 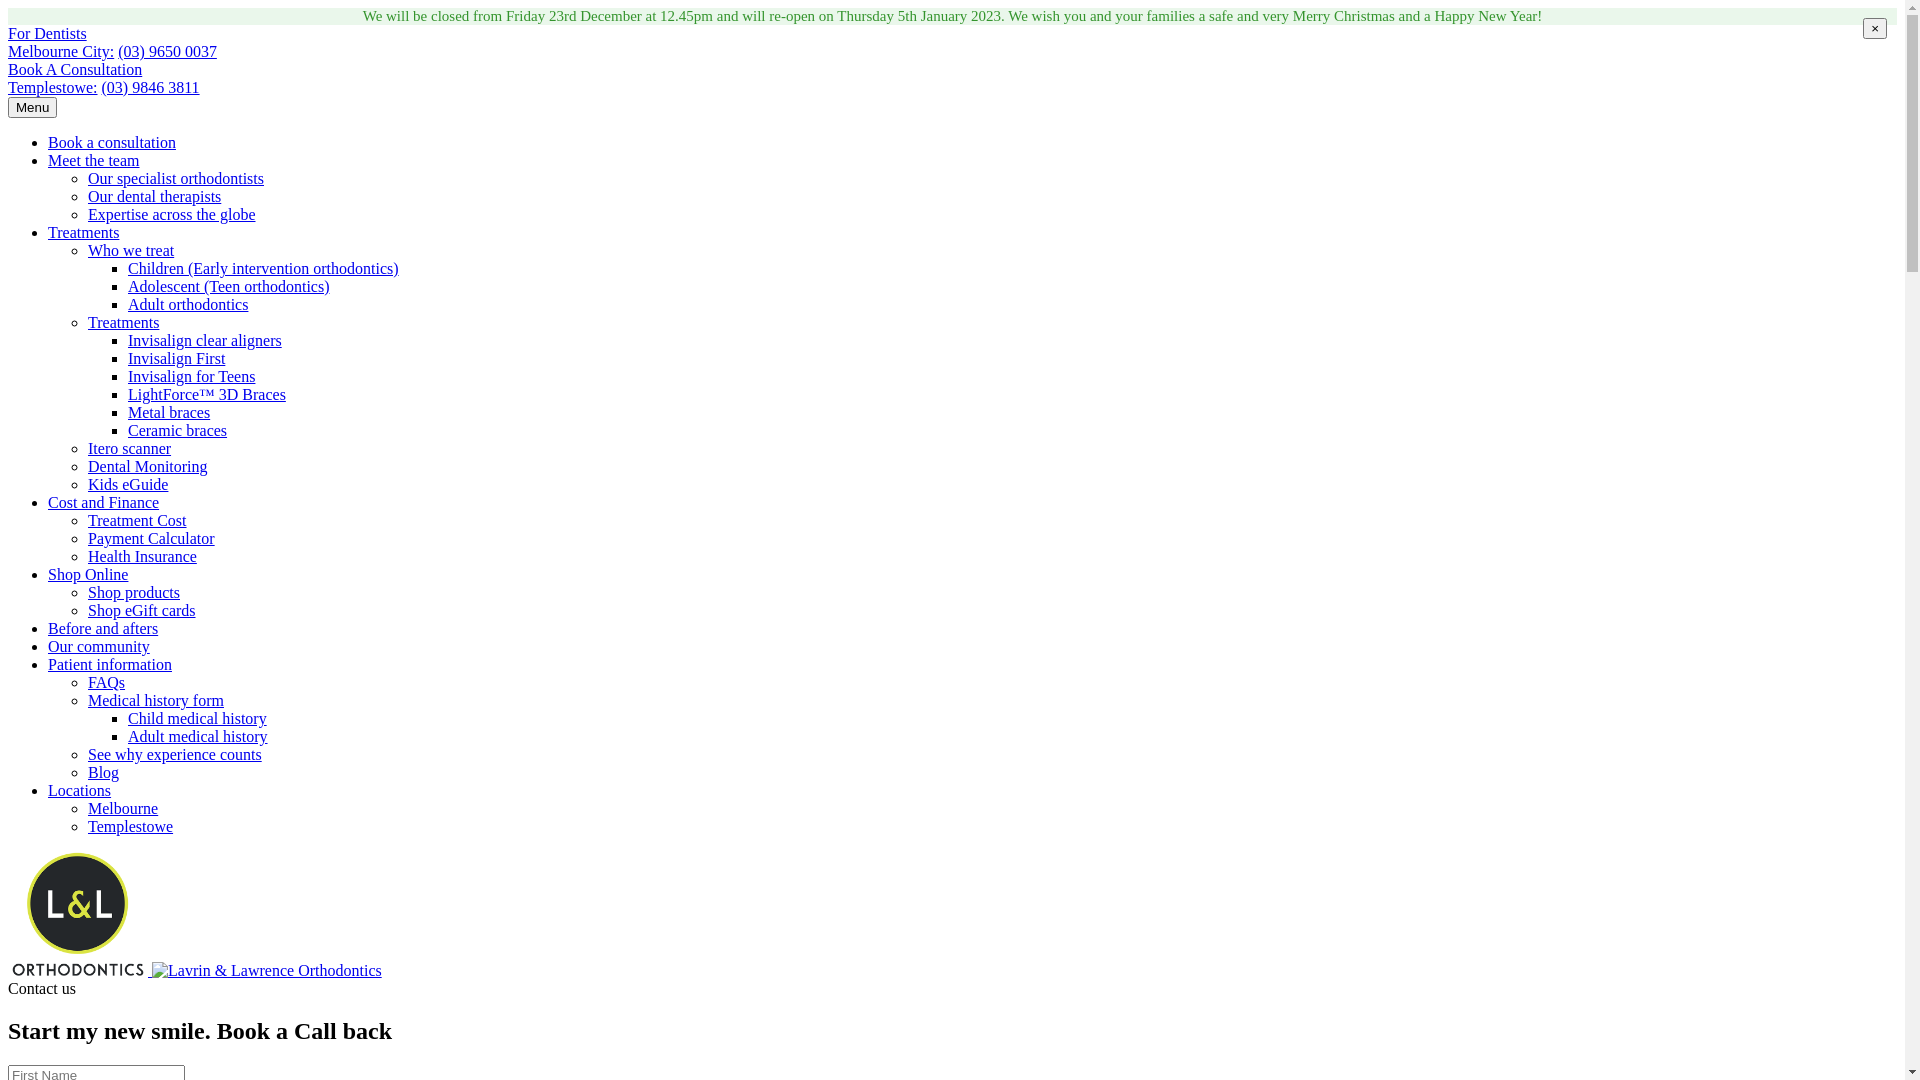 What do you see at coordinates (172, 214) in the screenshot?
I see `'Expertise across the globe'` at bounding box center [172, 214].